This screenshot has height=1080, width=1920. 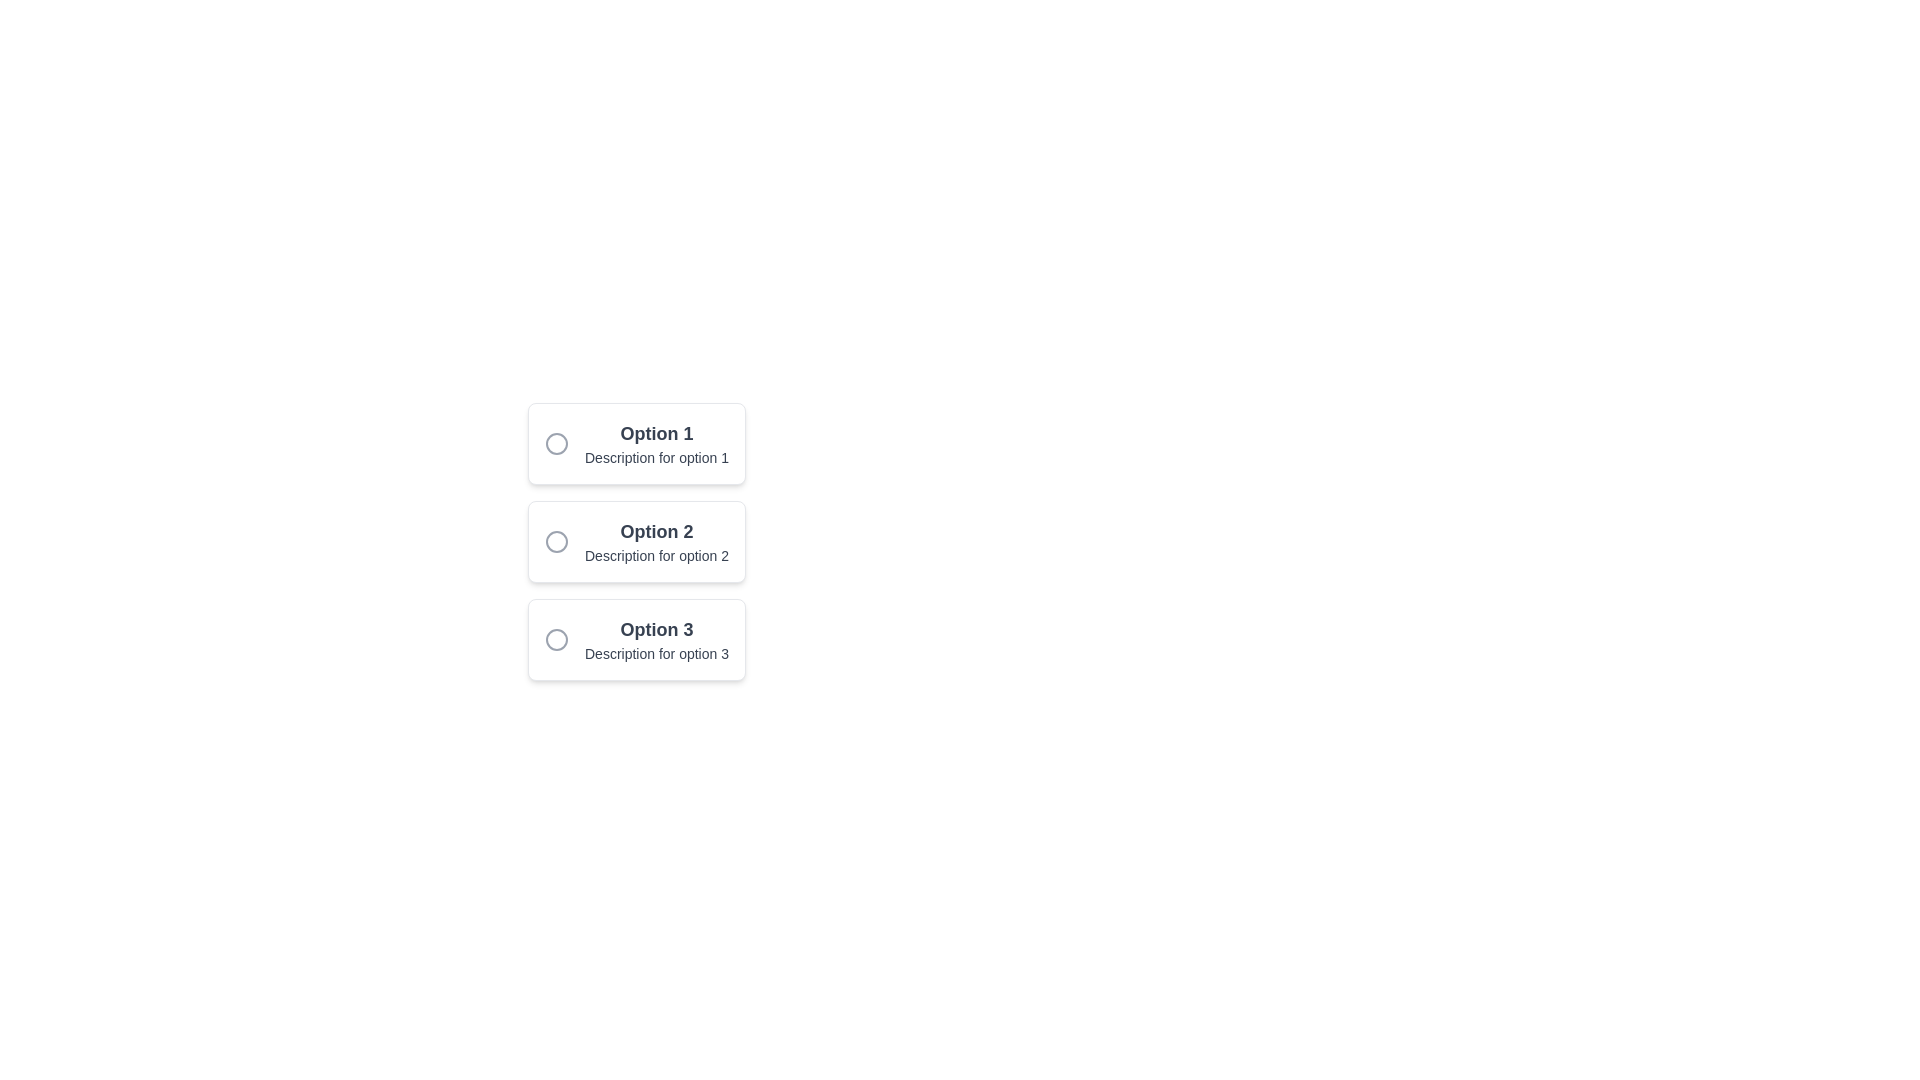 I want to click on the radio button associated with the circular SVG icon styled as a light gray outline located in the second radio button of a vertical list of three options, so click(x=556, y=542).